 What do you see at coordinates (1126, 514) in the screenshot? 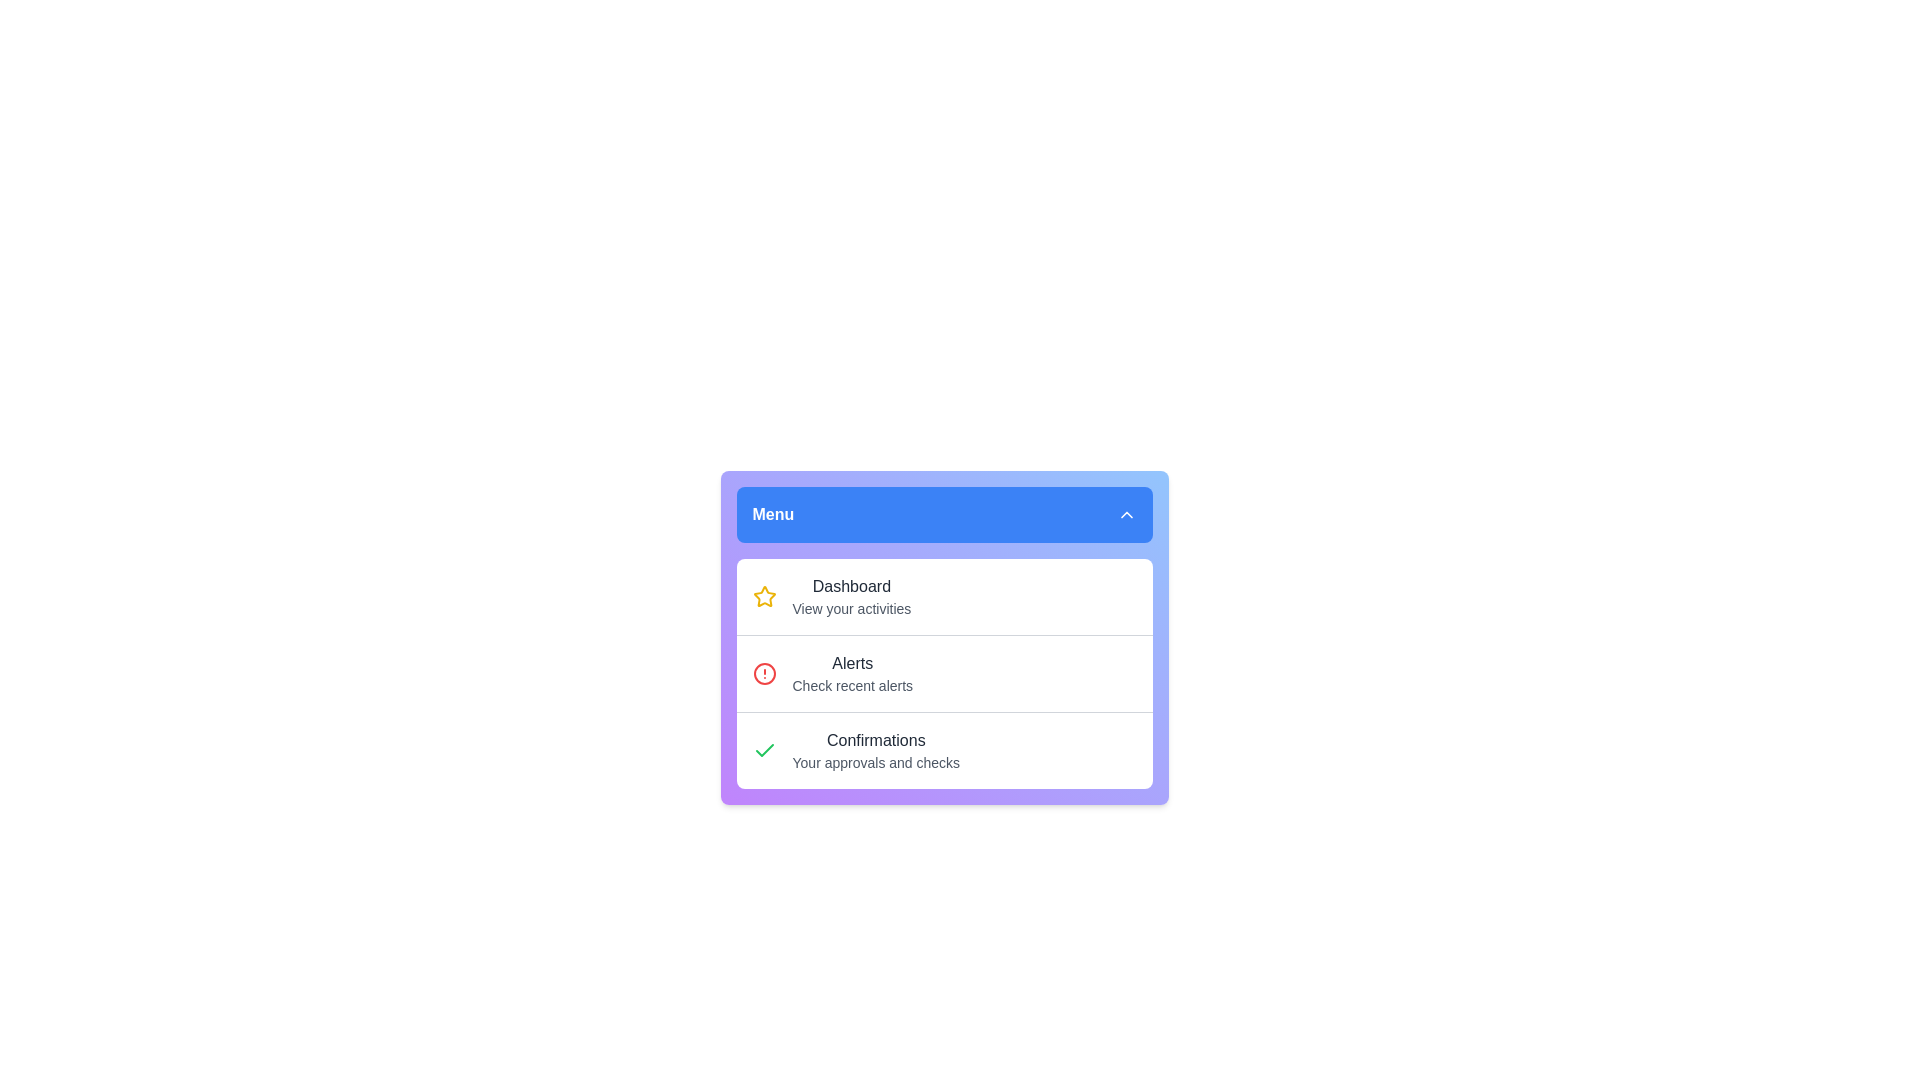
I see `the collapsible icon located at the top-right corner of the blue header section labeled 'Menu', which allows users to collapse or expand the 'Menu' section` at bounding box center [1126, 514].